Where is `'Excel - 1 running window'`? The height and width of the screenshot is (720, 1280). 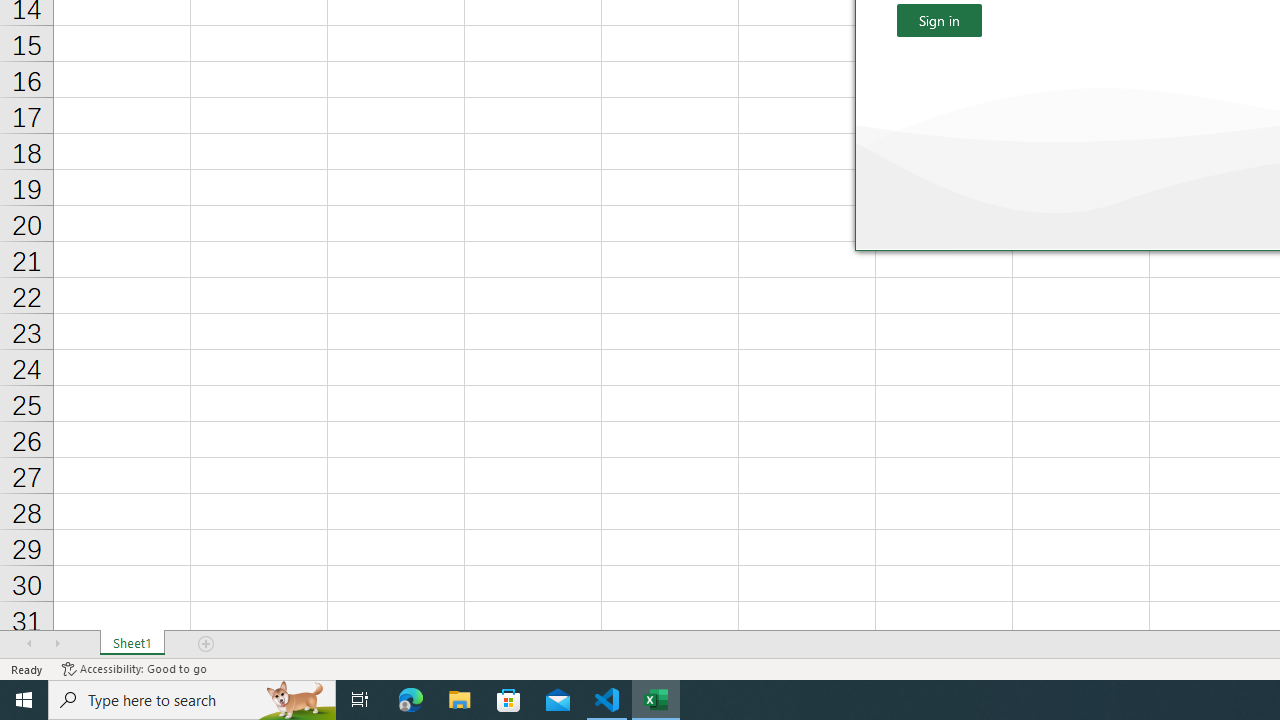
'Excel - 1 running window' is located at coordinates (656, 698).